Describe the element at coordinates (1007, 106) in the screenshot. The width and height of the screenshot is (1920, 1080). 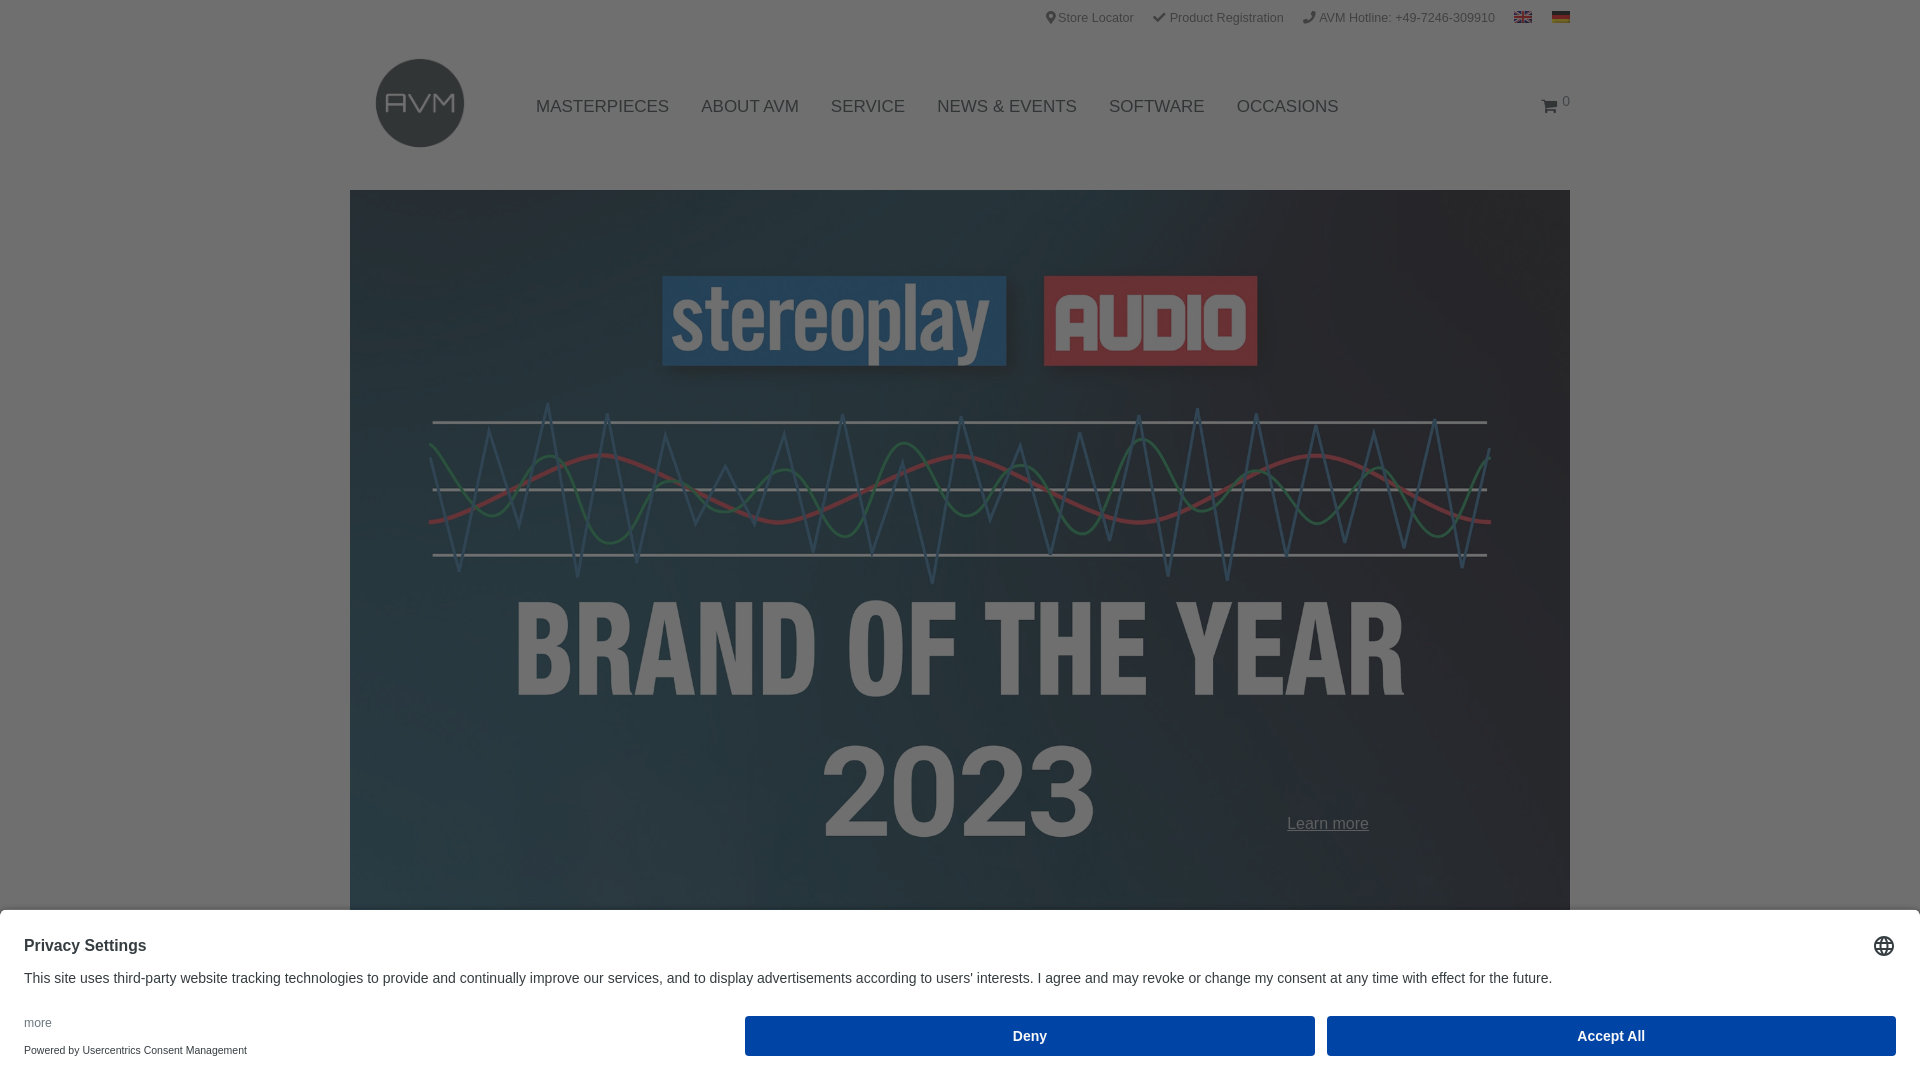
I see `'NEWS & EVENTS'` at that location.